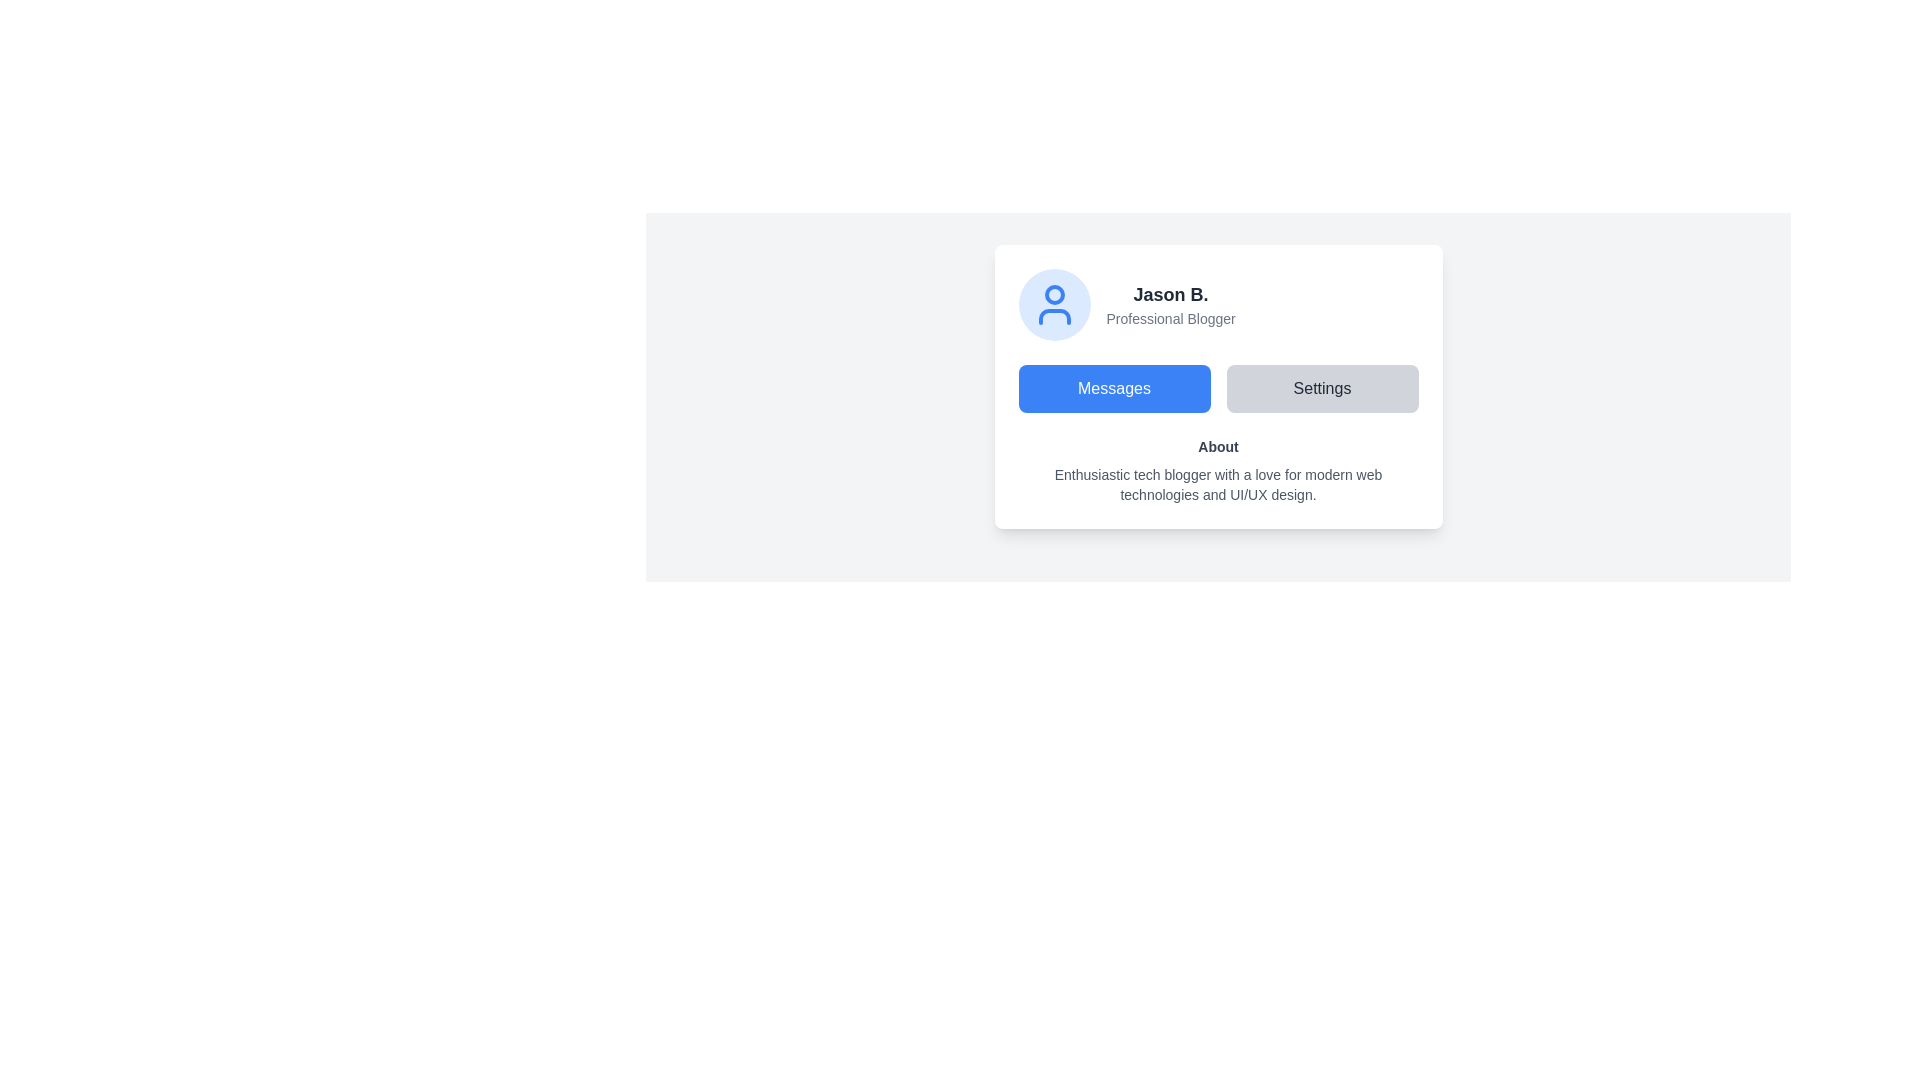 This screenshot has height=1080, width=1920. Describe the element at coordinates (1053, 294) in the screenshot. I see `the circular element representing the head area of the user profile icon located at the top-left portion of the card` at that location.